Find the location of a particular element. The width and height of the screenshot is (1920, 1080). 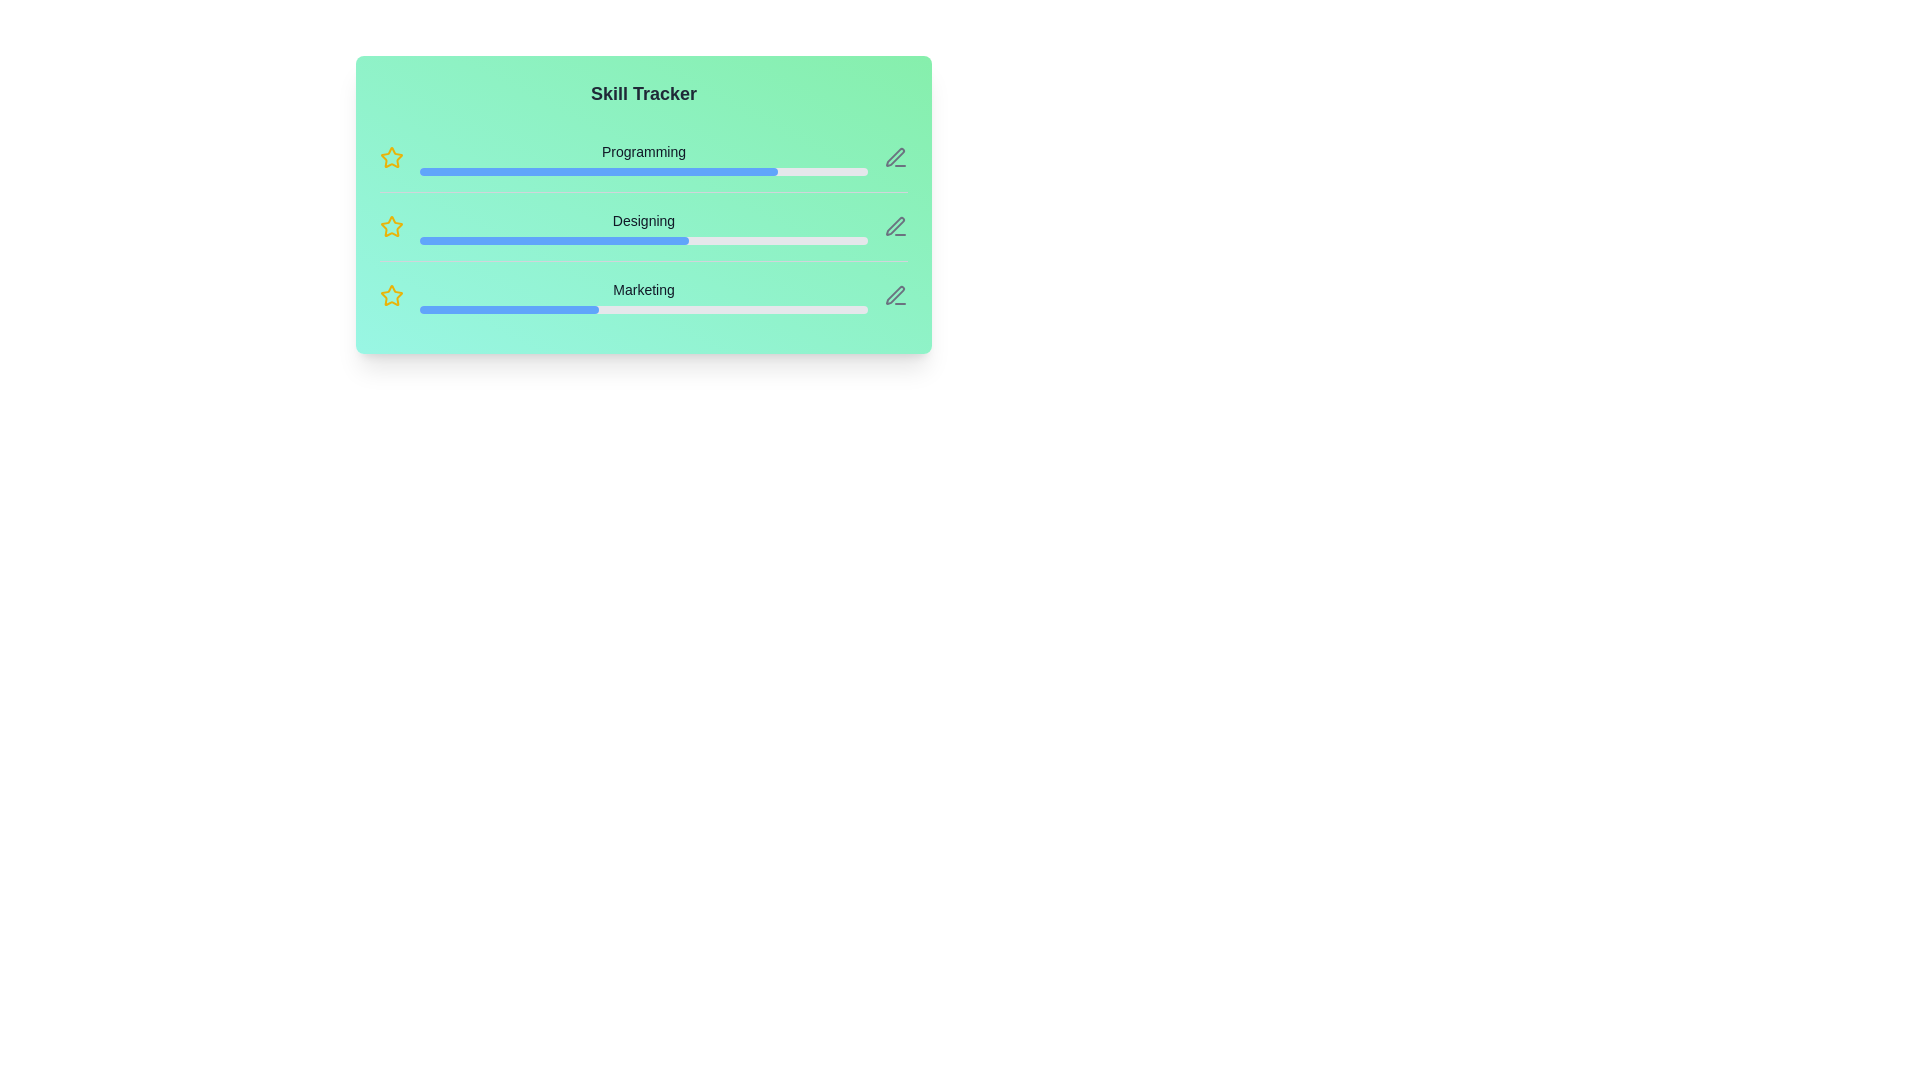

the edit icon next to the skill Marketing is located at coordinates (895, 296).